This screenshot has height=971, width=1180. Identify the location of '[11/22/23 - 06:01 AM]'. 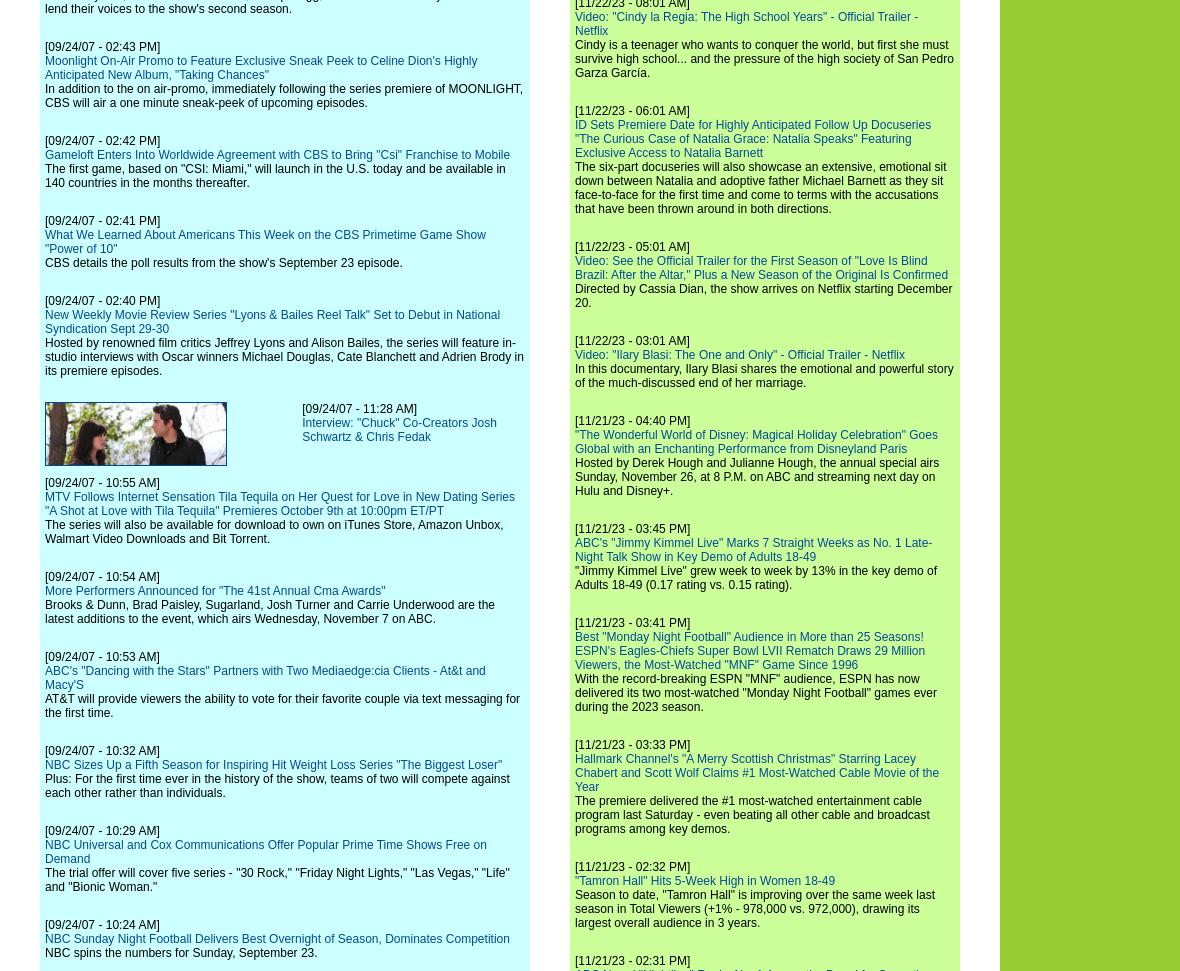
(631, 110).